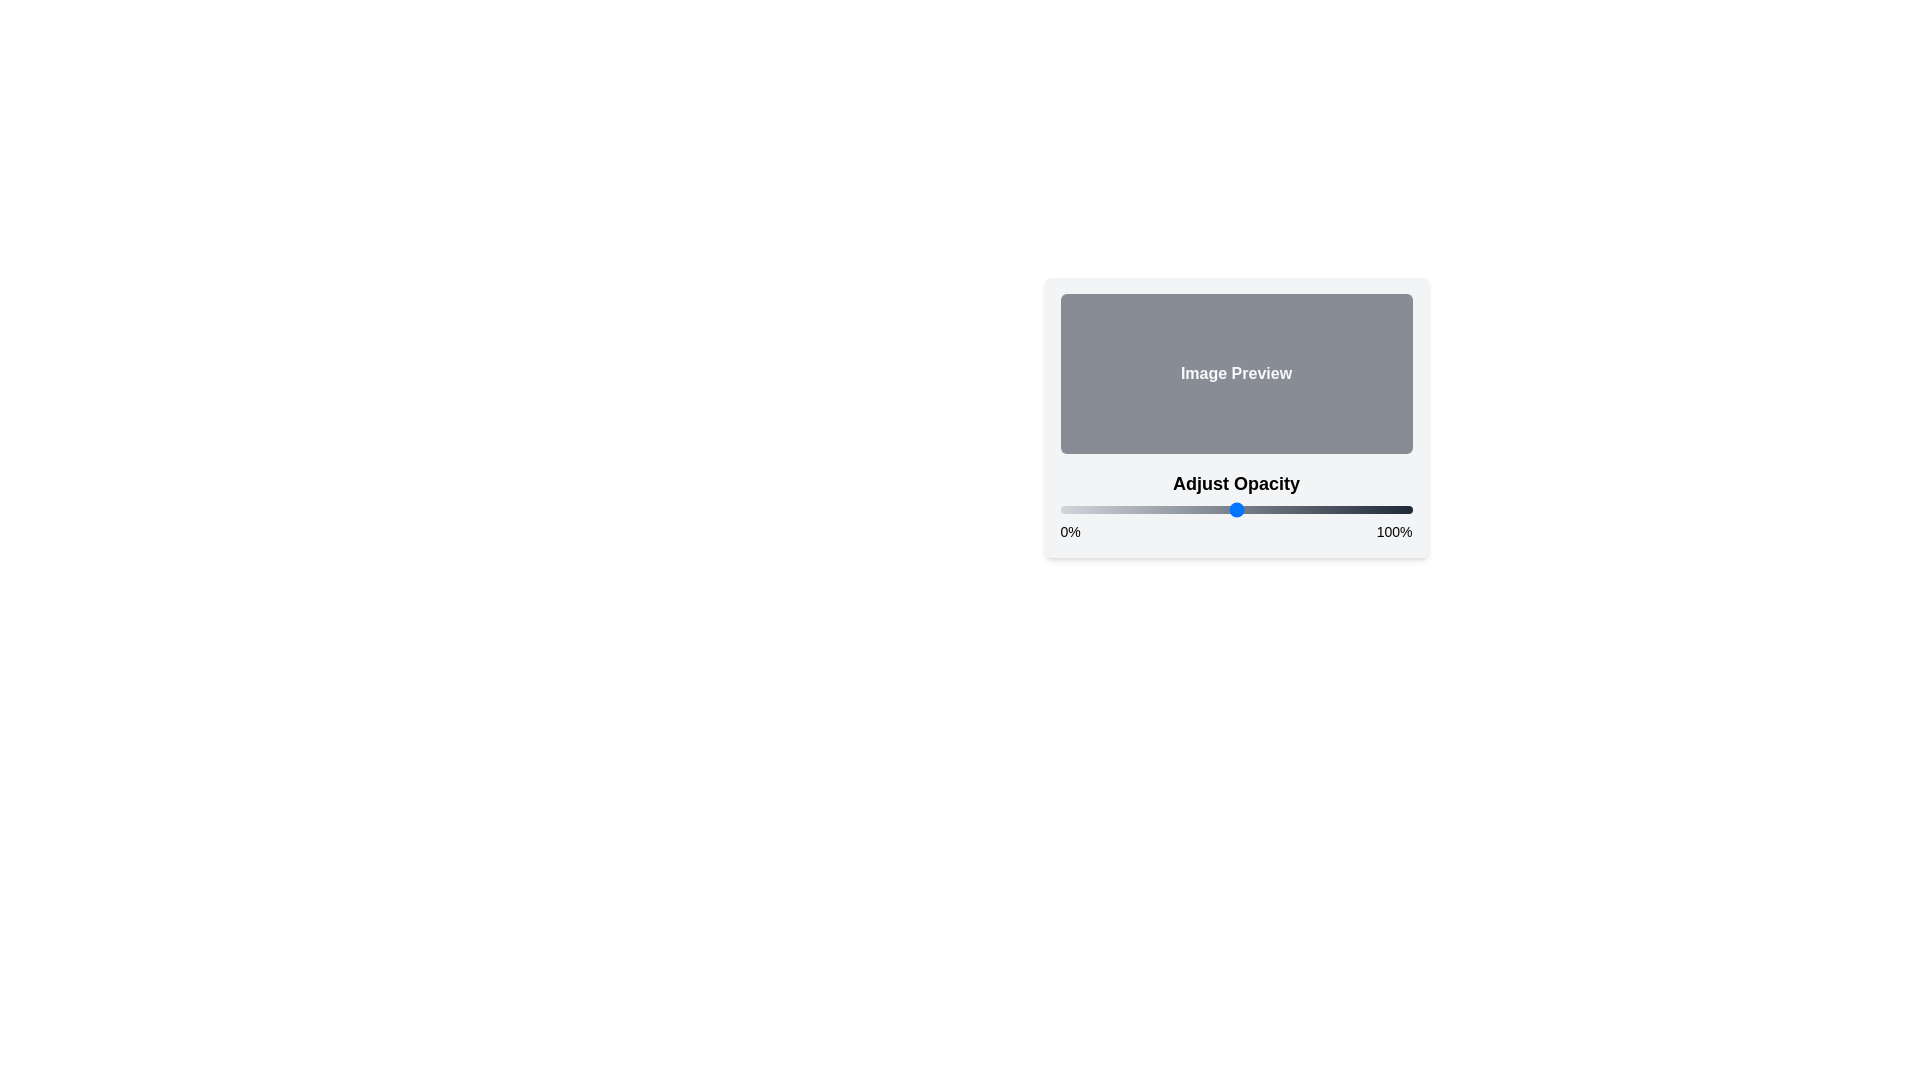 The height and width of the screenshot is (1080, 1920). Describe the element at coordinates (1144, 508) in the screenshot. I see `the opacity` at that location.